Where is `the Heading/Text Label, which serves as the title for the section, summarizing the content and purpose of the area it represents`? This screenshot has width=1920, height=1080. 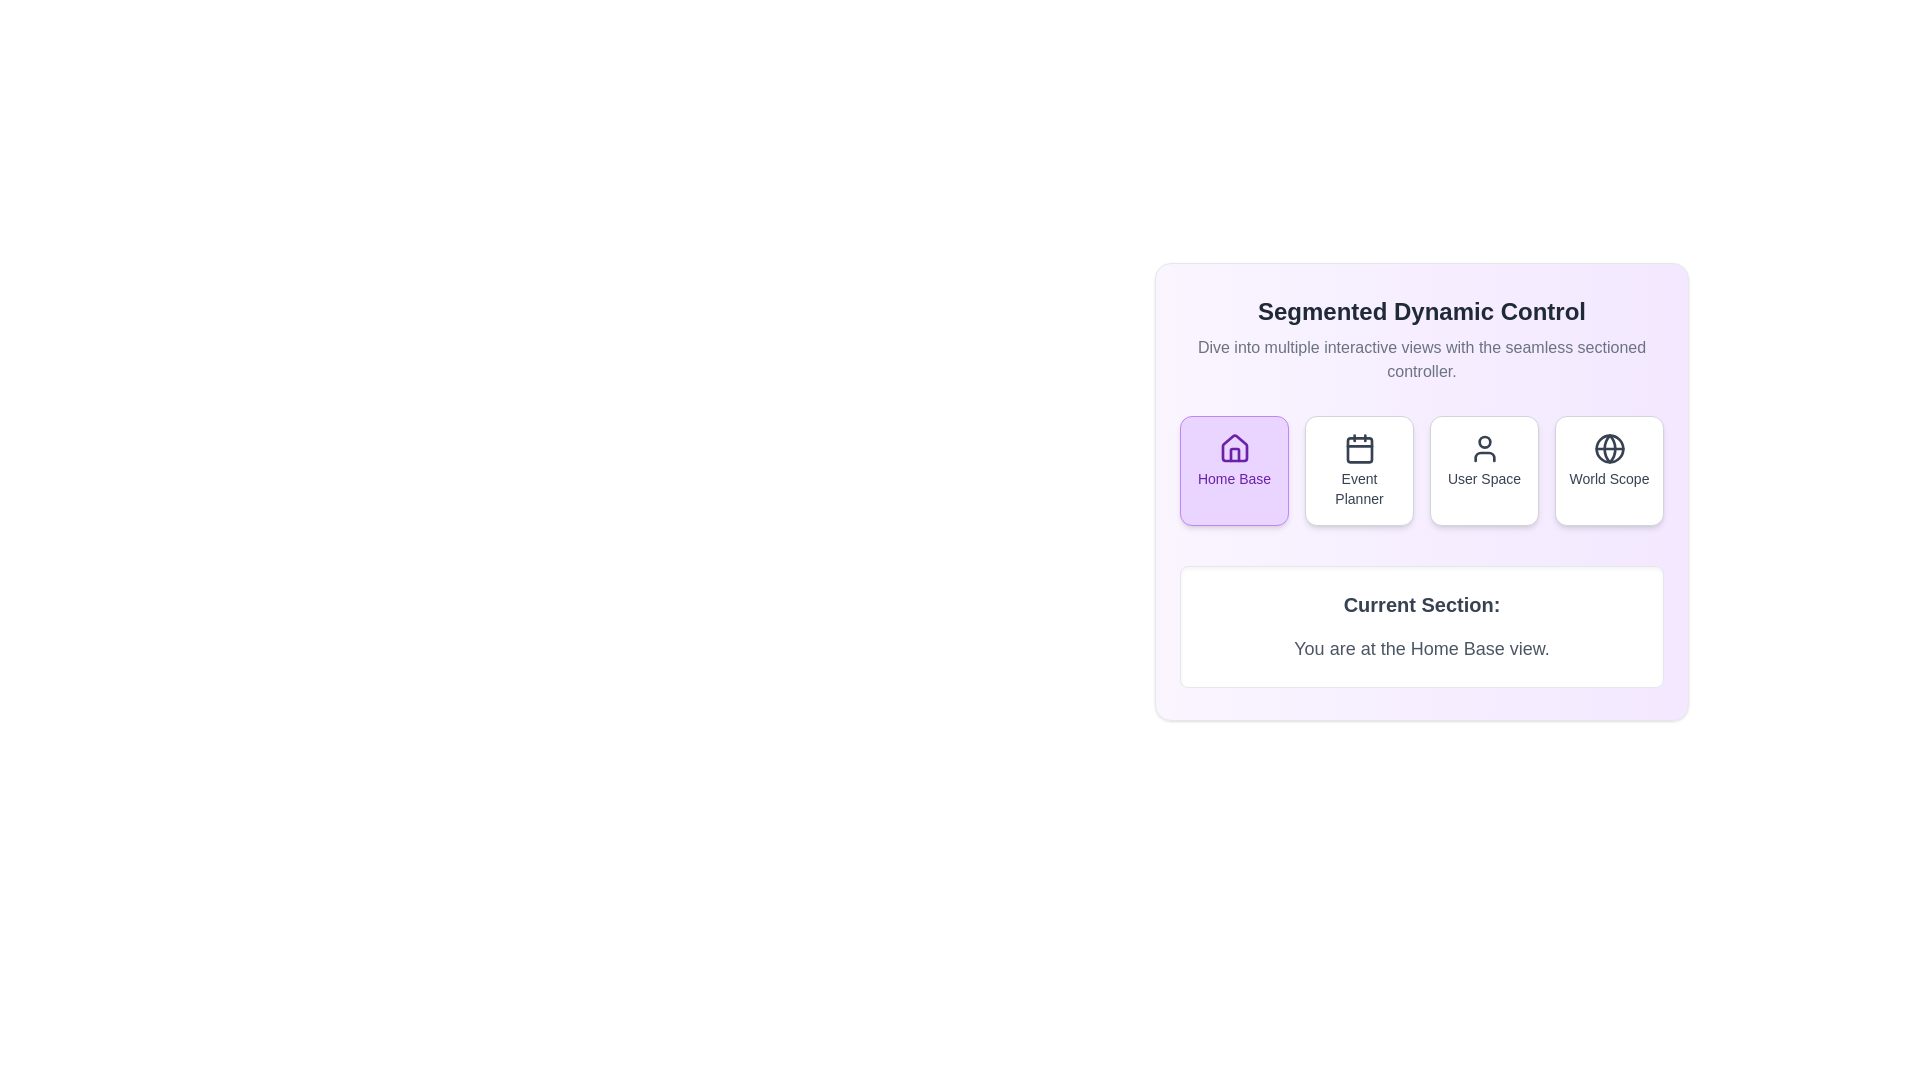
the Heading/Text Label, which serves as the title for the section, summarizing the content and purpose of the area it represents is located at coordinates (1420, 312).